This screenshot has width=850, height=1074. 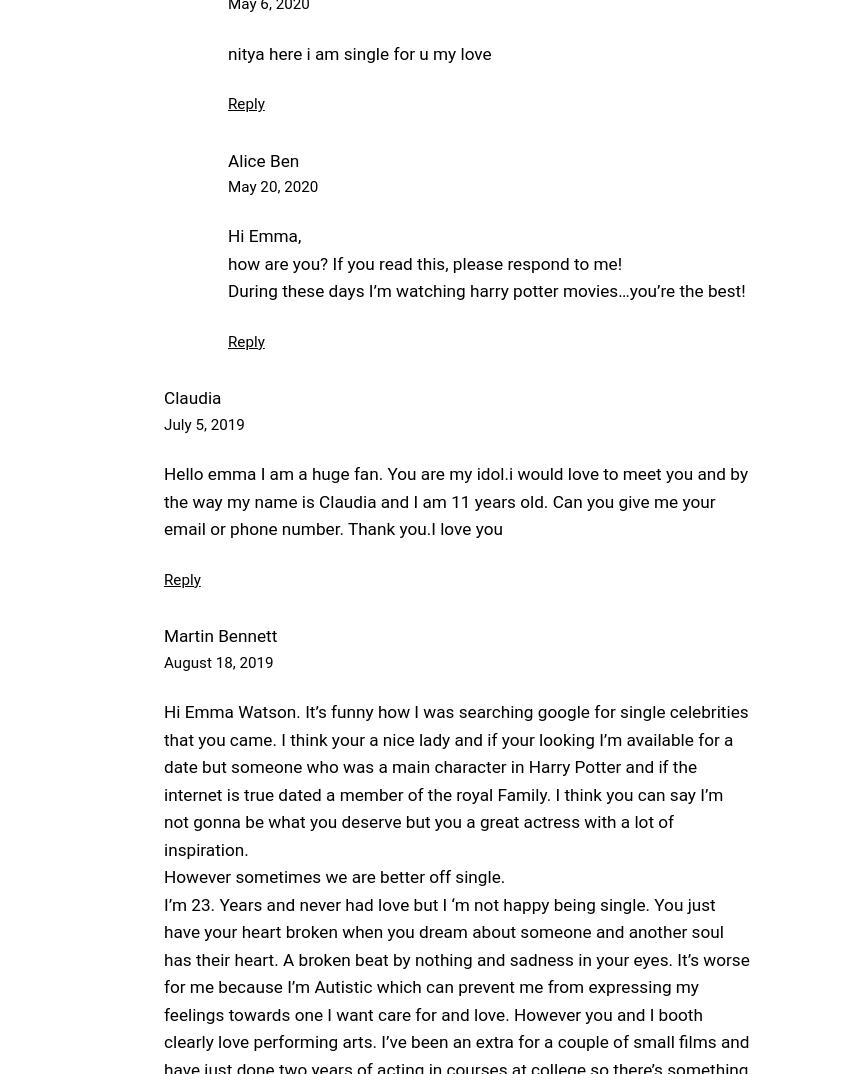 What do you see at coordinates (262, 159) in the screenshot?
I see `'Alice Ben'` at bounding box center [262, 159].